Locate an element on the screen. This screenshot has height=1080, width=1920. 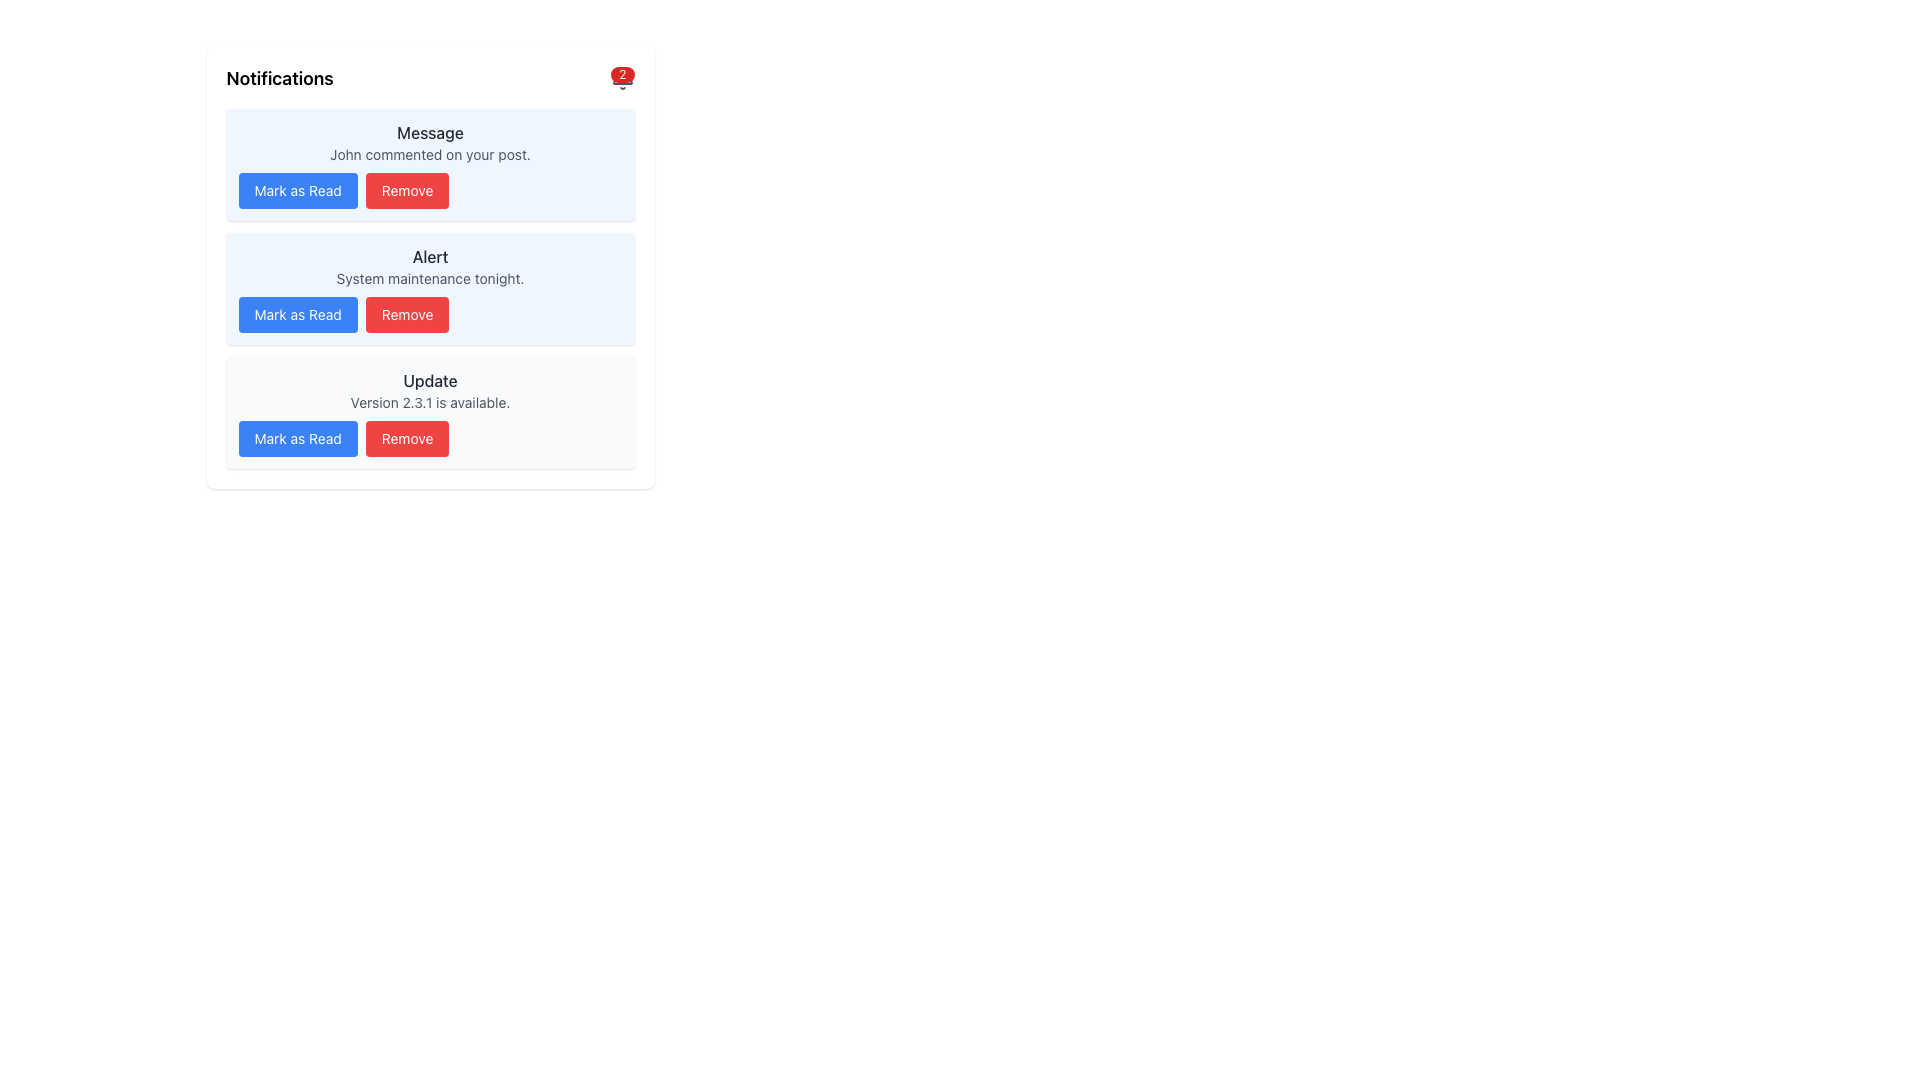
the red 'Remove' button with white text to observe the color change upon hover is located at coordinates (406, 315).